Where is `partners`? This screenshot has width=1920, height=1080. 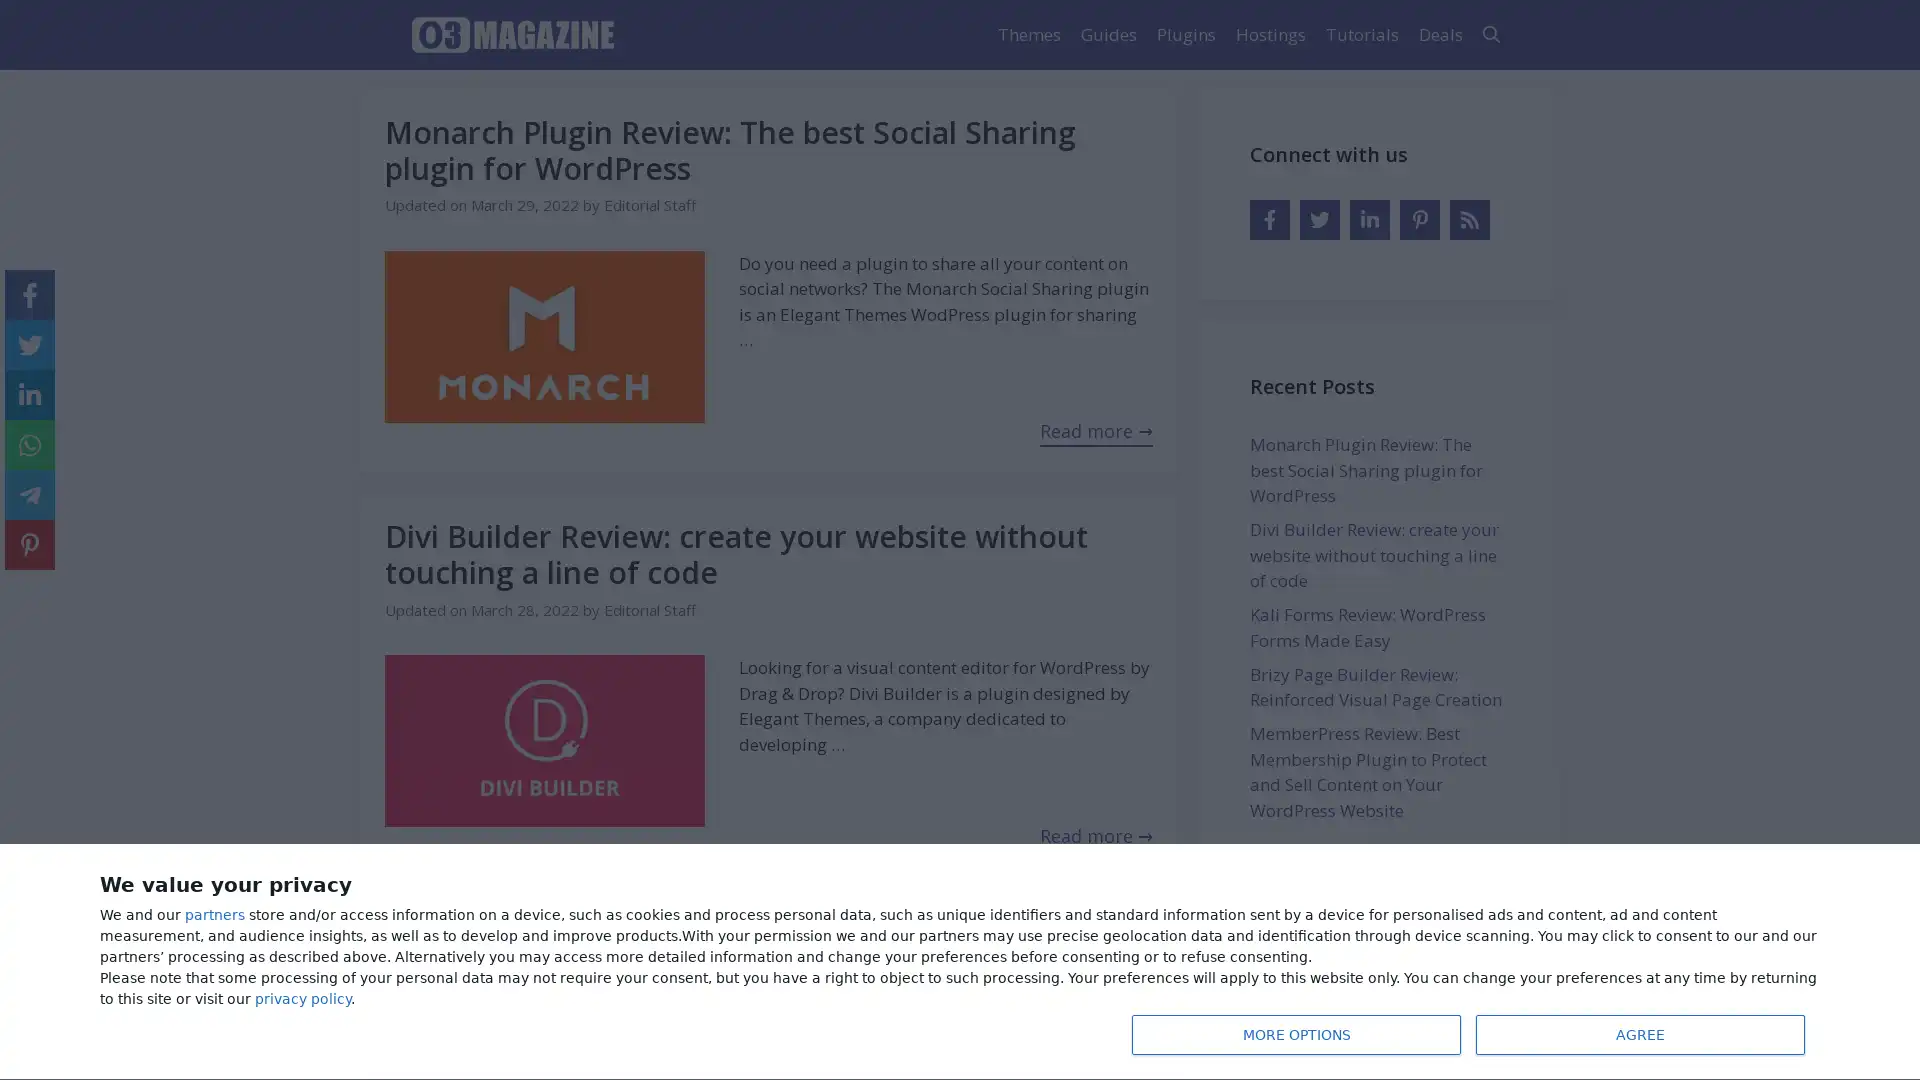 partners is located at coordinates (215, 914).